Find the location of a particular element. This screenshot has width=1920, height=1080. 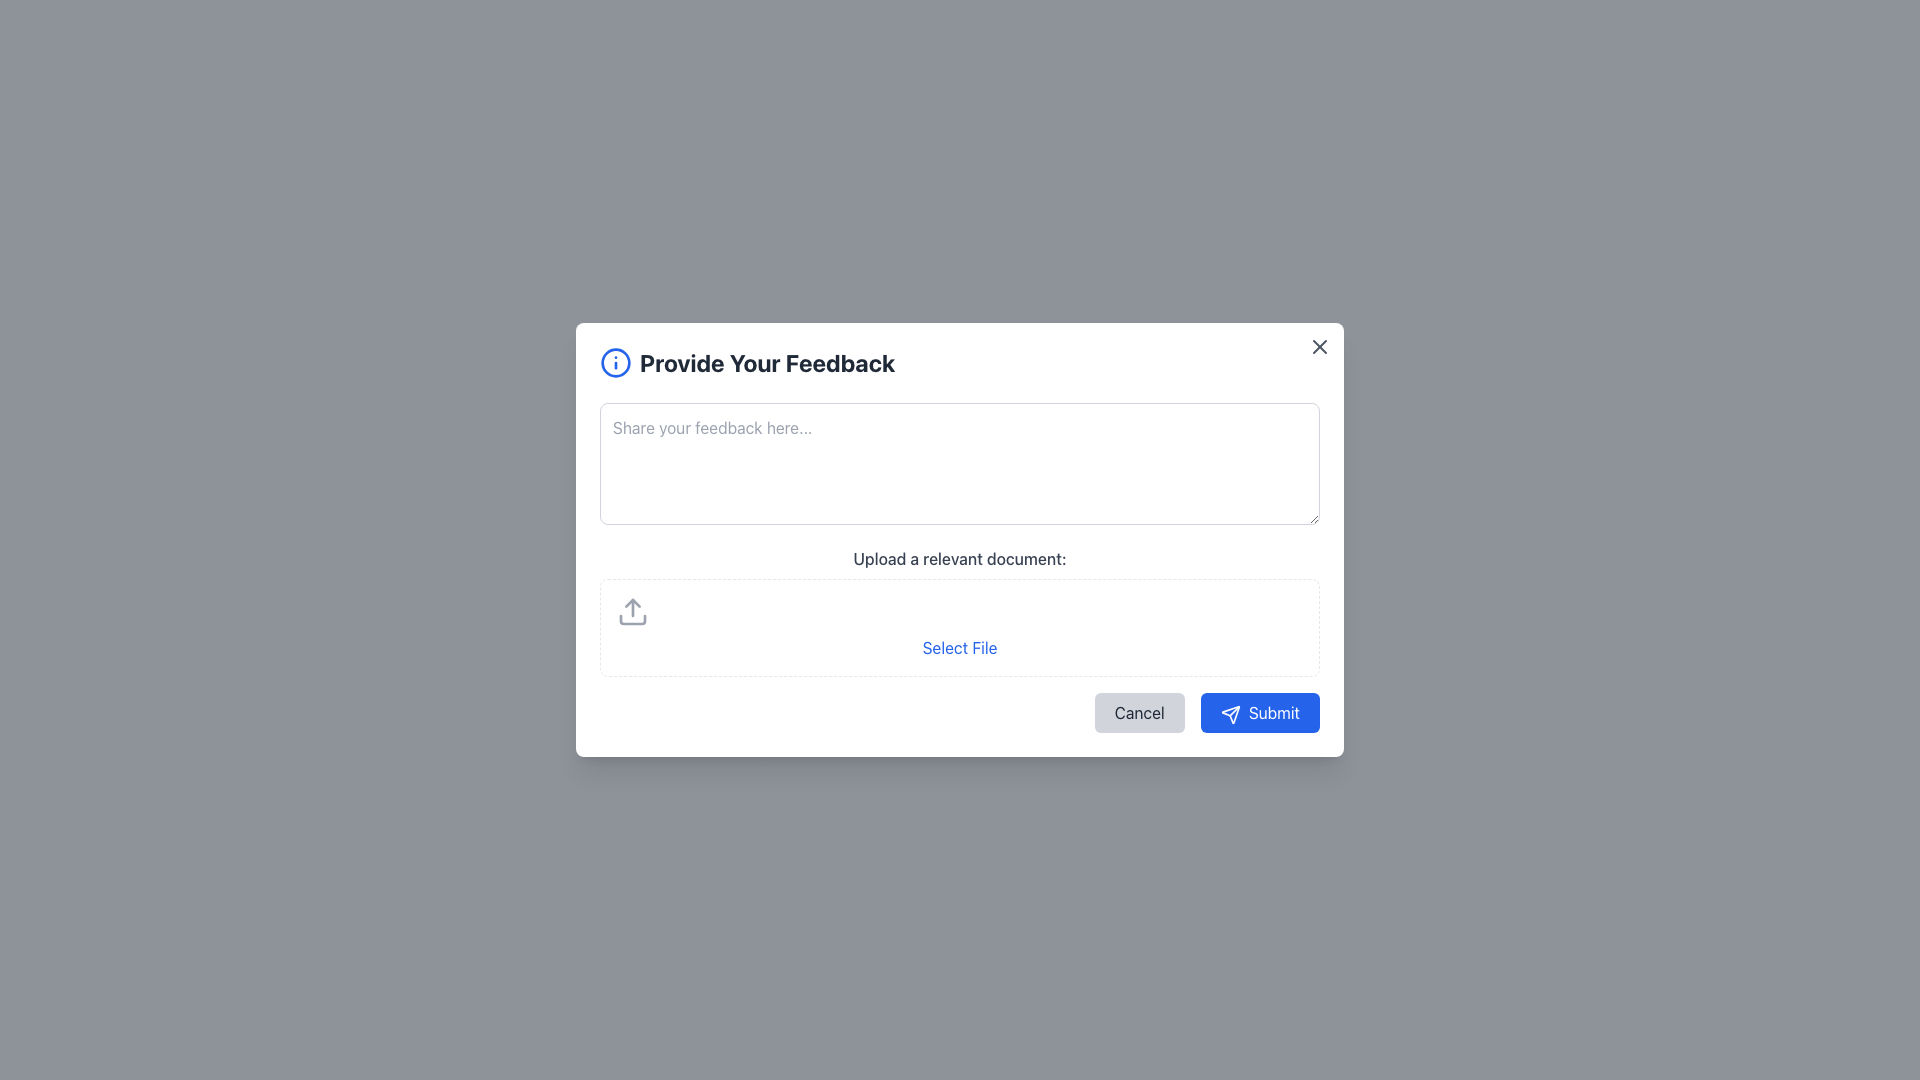

the 'send' button located in the bottom right of the modal interface, which signifies the action to submit a form is located at coordinates (1228, 712).